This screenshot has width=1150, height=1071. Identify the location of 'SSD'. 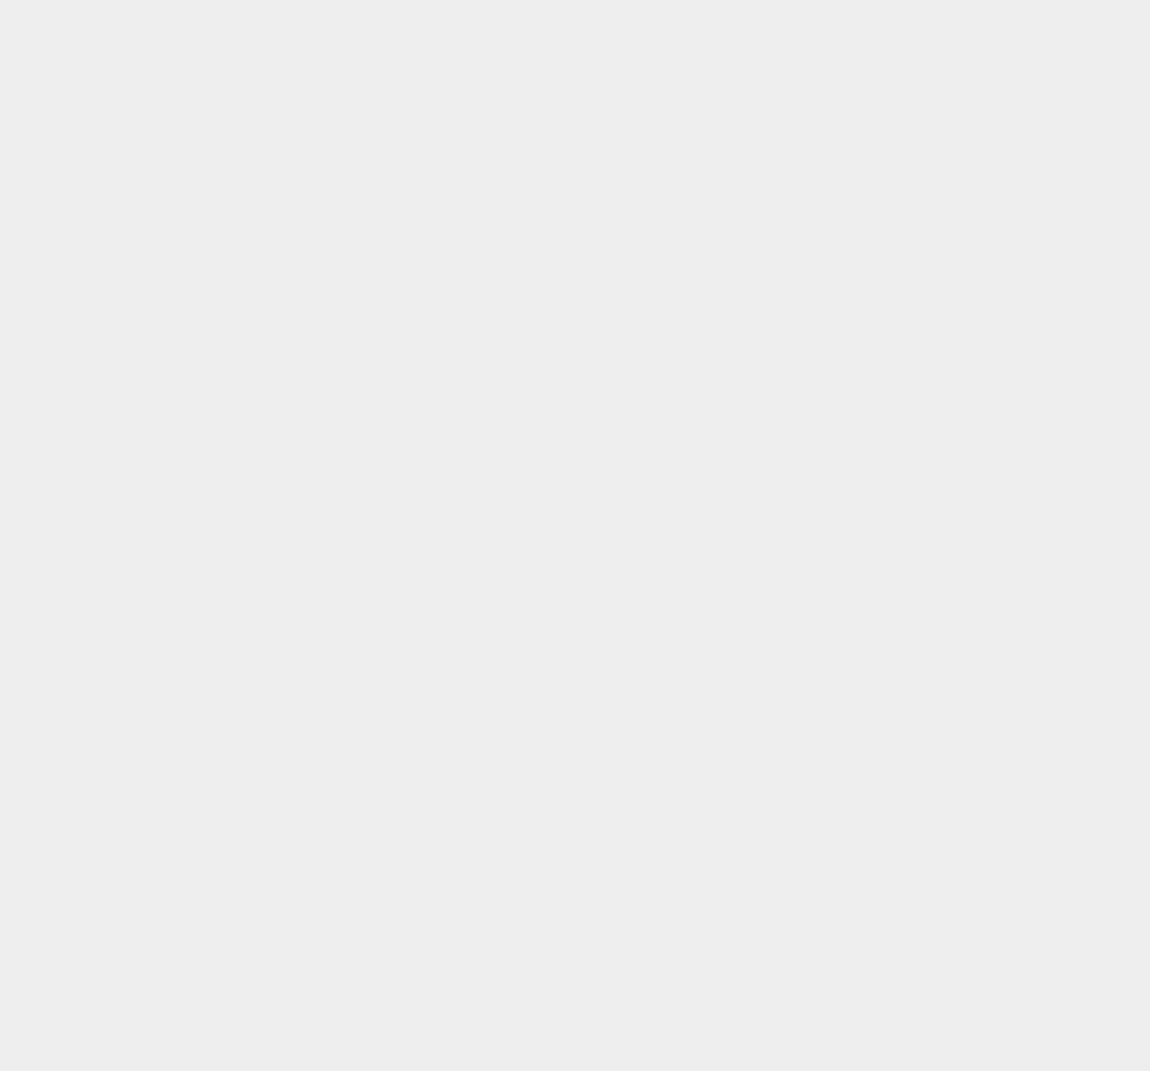
(824, 1055).